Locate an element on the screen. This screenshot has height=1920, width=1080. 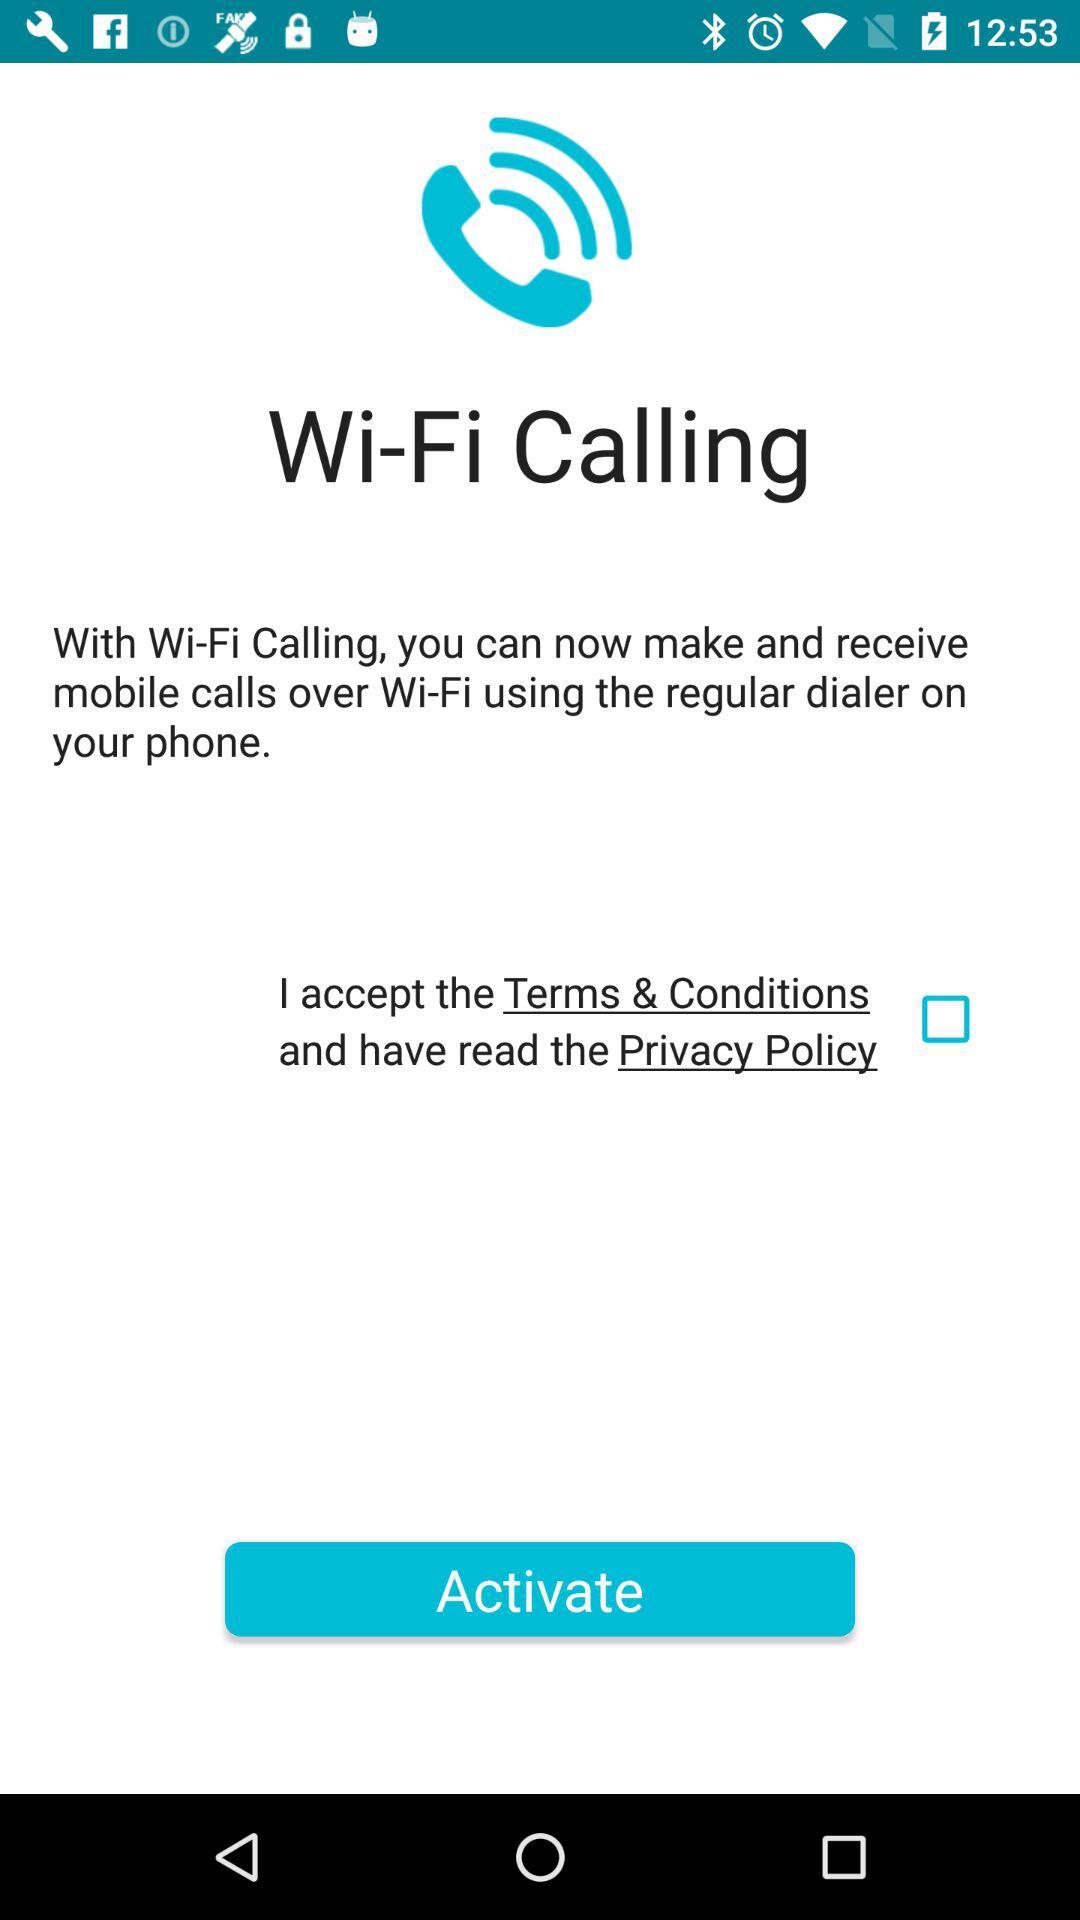
the activate icon is located at coordinates (540, 1588).